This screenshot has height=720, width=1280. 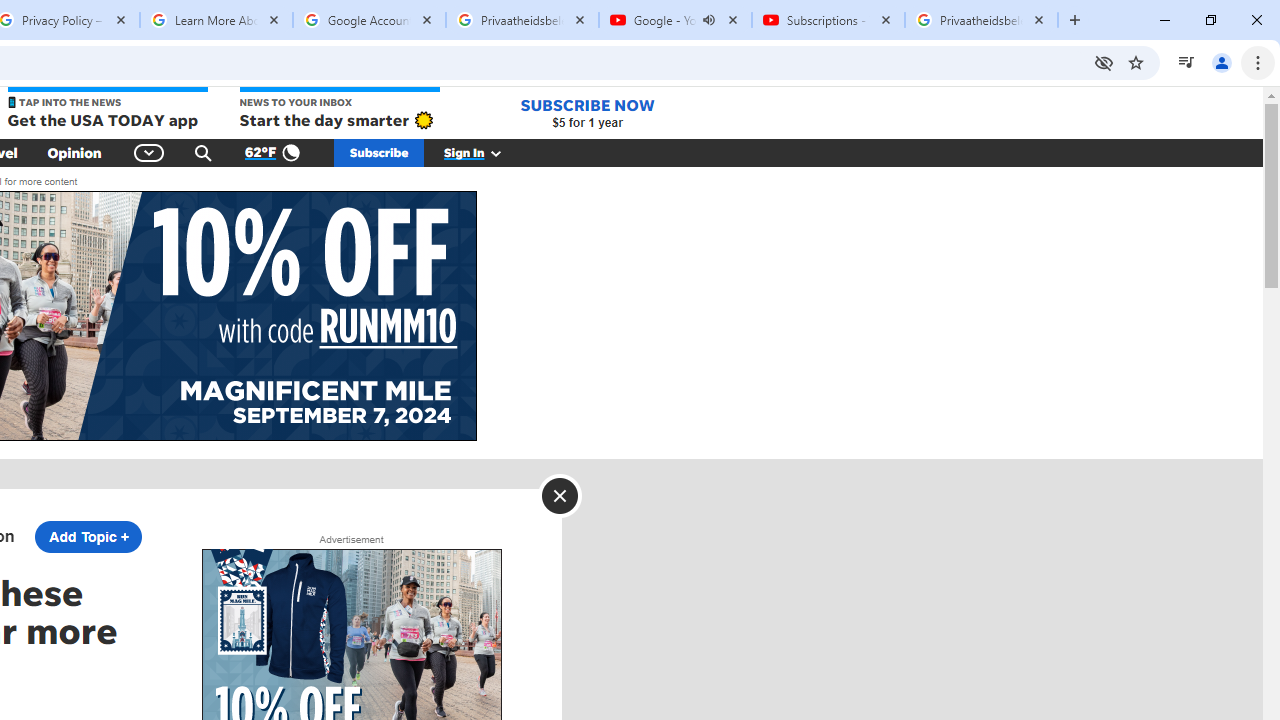 What do you see at coordinates (828, 20) in the screenshot?
I see `'Subscriptions - YouTube'` at bounding box center [828, 20].